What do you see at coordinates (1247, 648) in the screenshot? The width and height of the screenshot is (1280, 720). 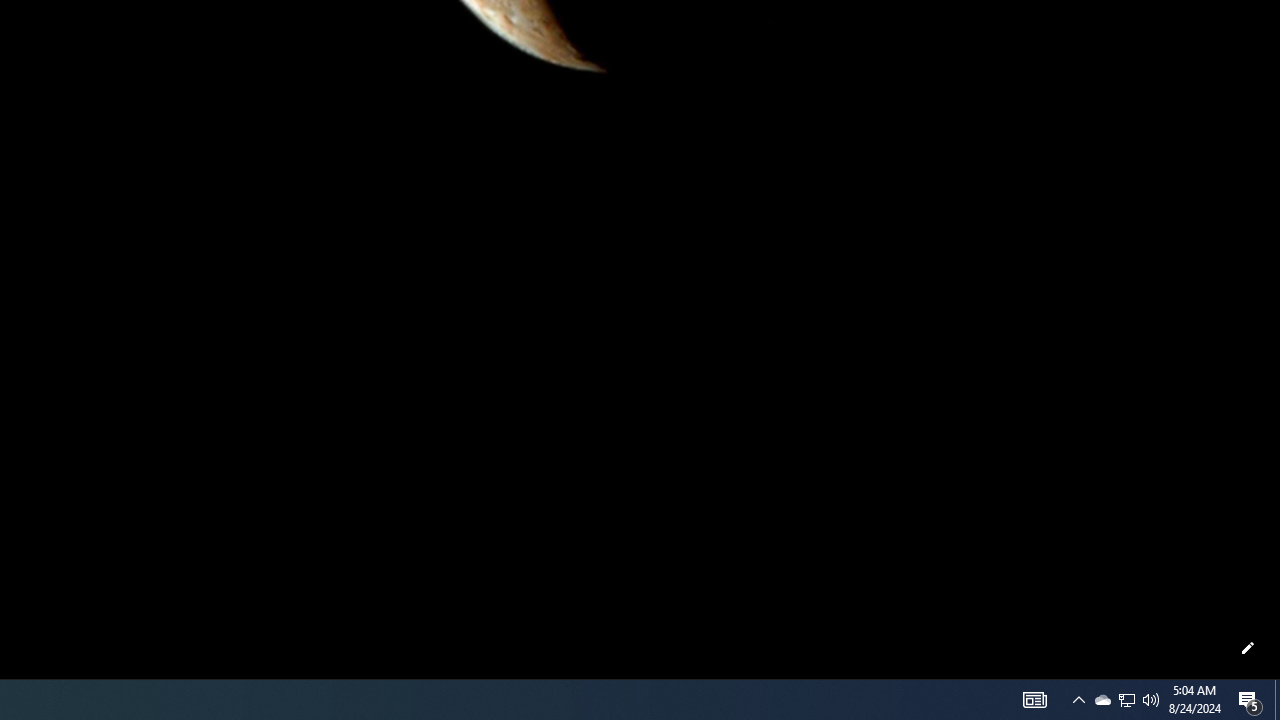 I see `'Customize this page'` at bounding box center [1247, 648].